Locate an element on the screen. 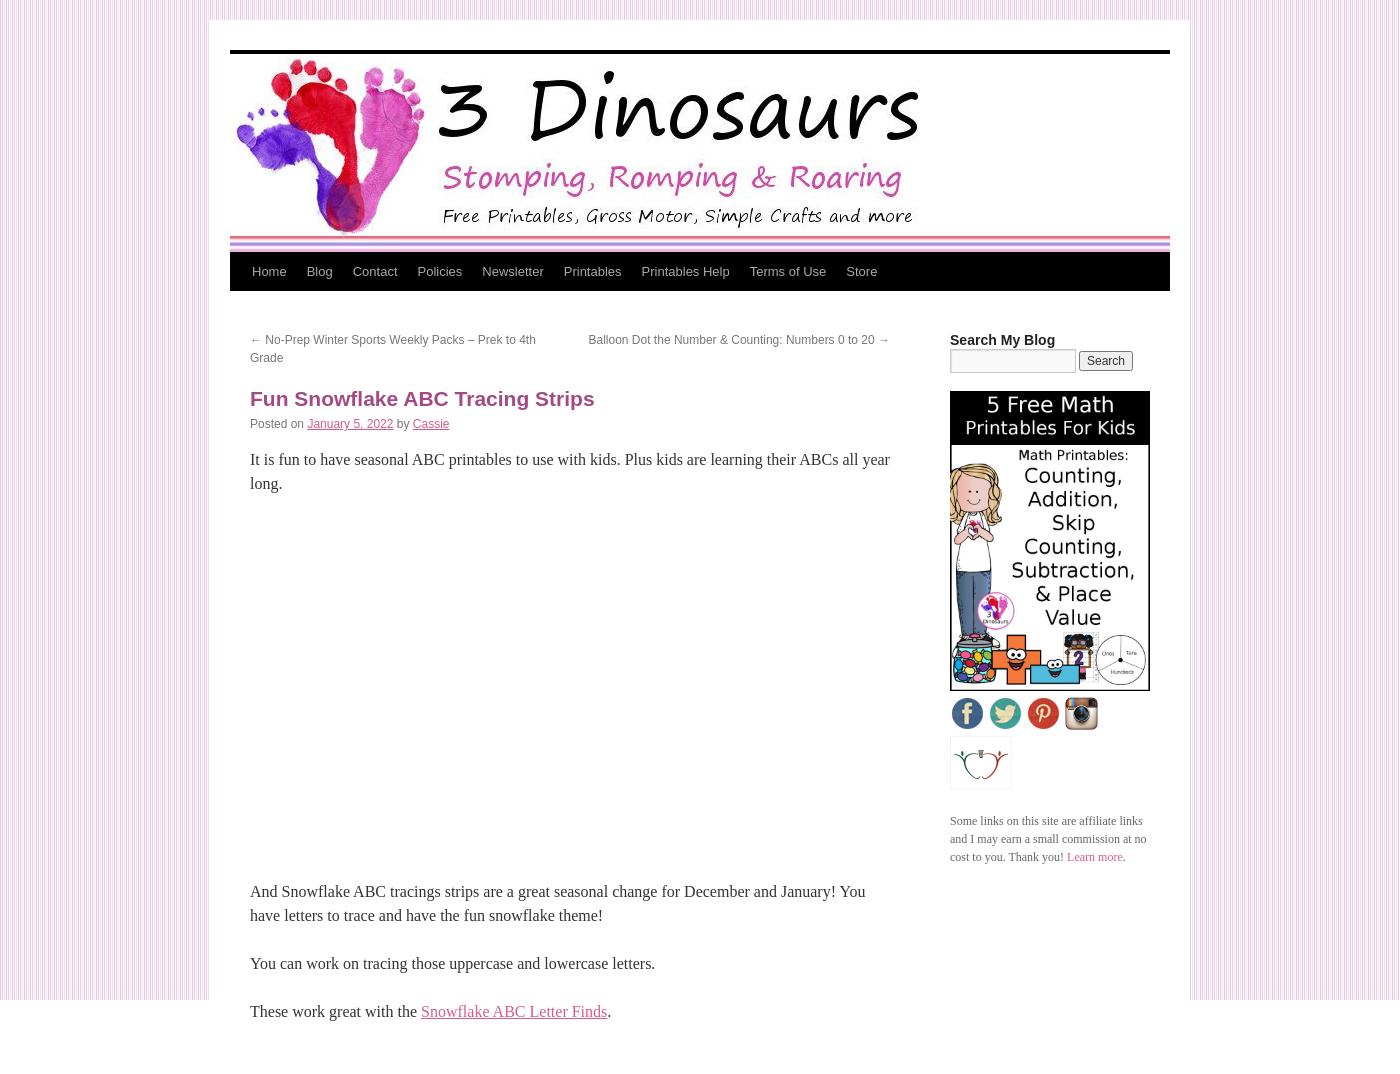 The height and width of the screenshot is (1074, 1400). 'It is fun to have seasonal ABC printables to use with kids. Plus kids are learning their ABCs all year long.' is located at coordinates (569, 470).